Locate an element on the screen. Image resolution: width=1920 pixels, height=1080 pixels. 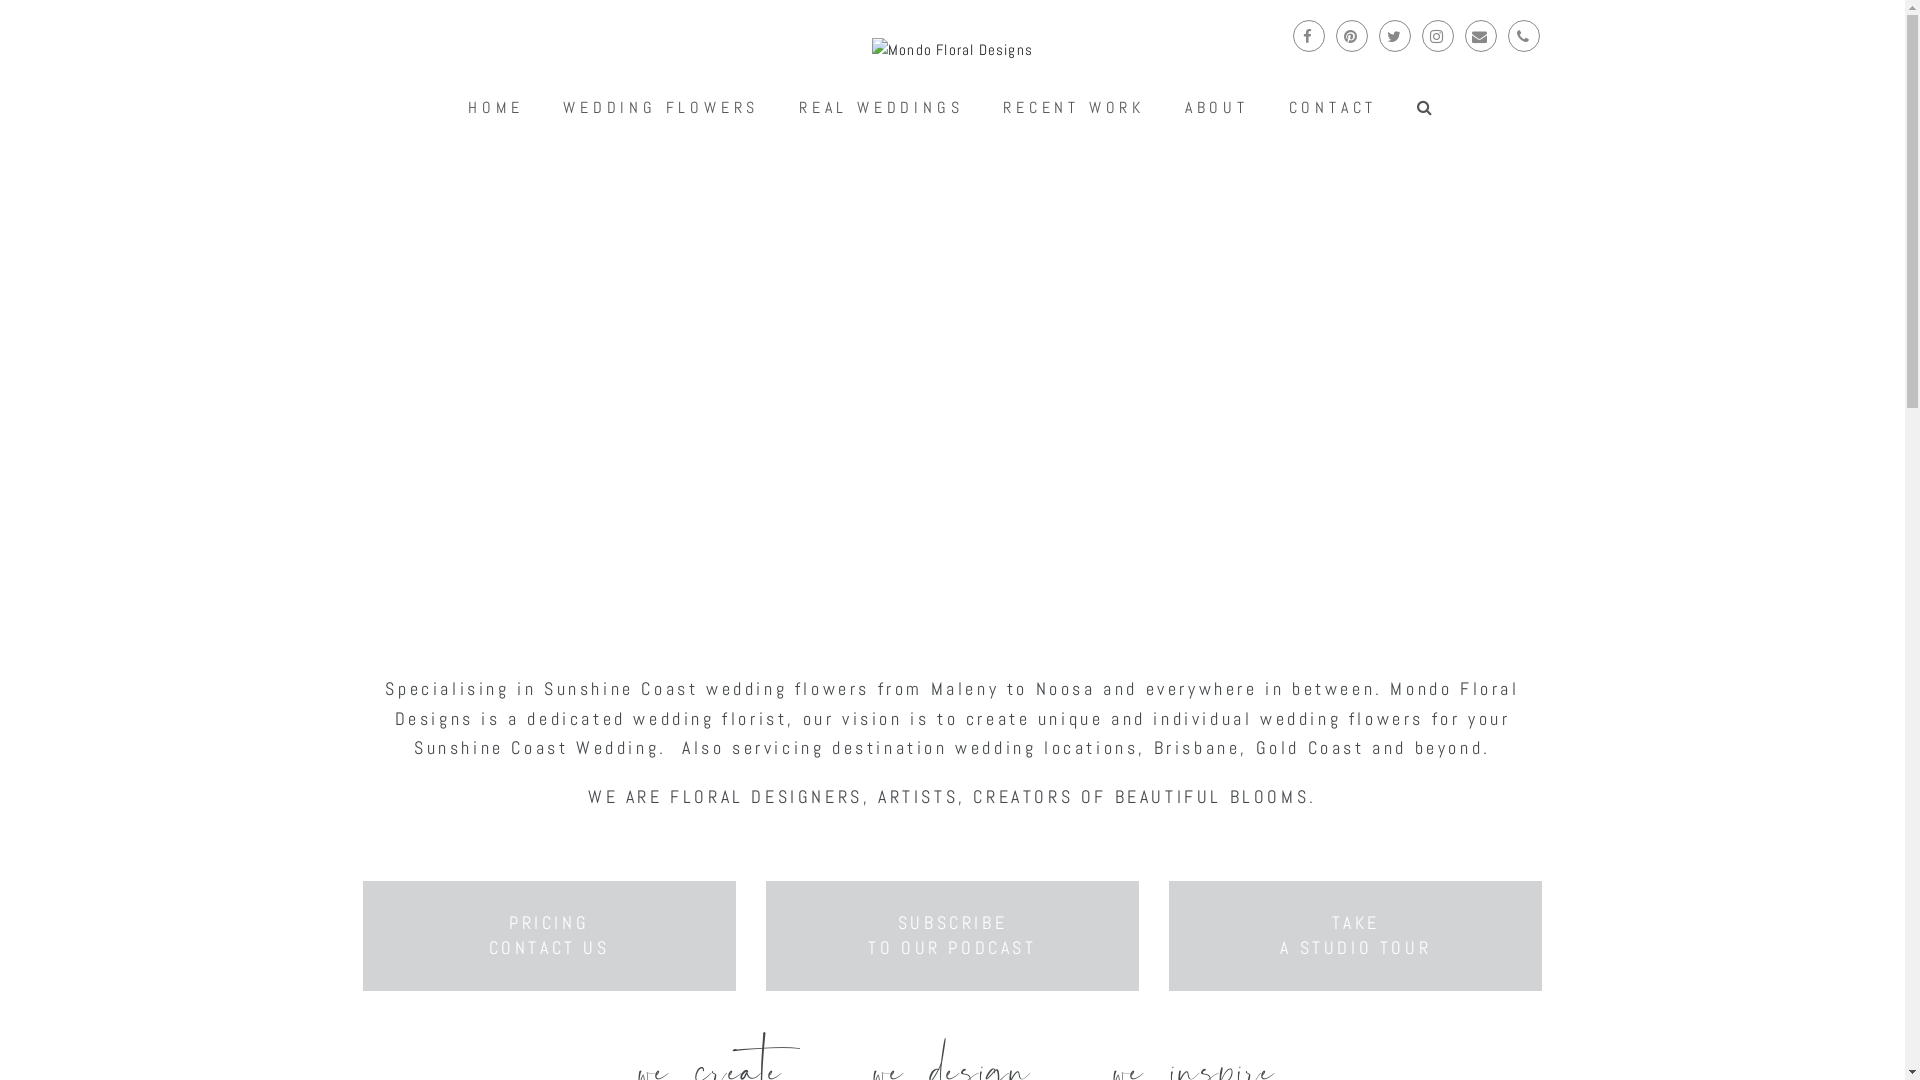
'Instagram' is located at coordinates (1437, 35).